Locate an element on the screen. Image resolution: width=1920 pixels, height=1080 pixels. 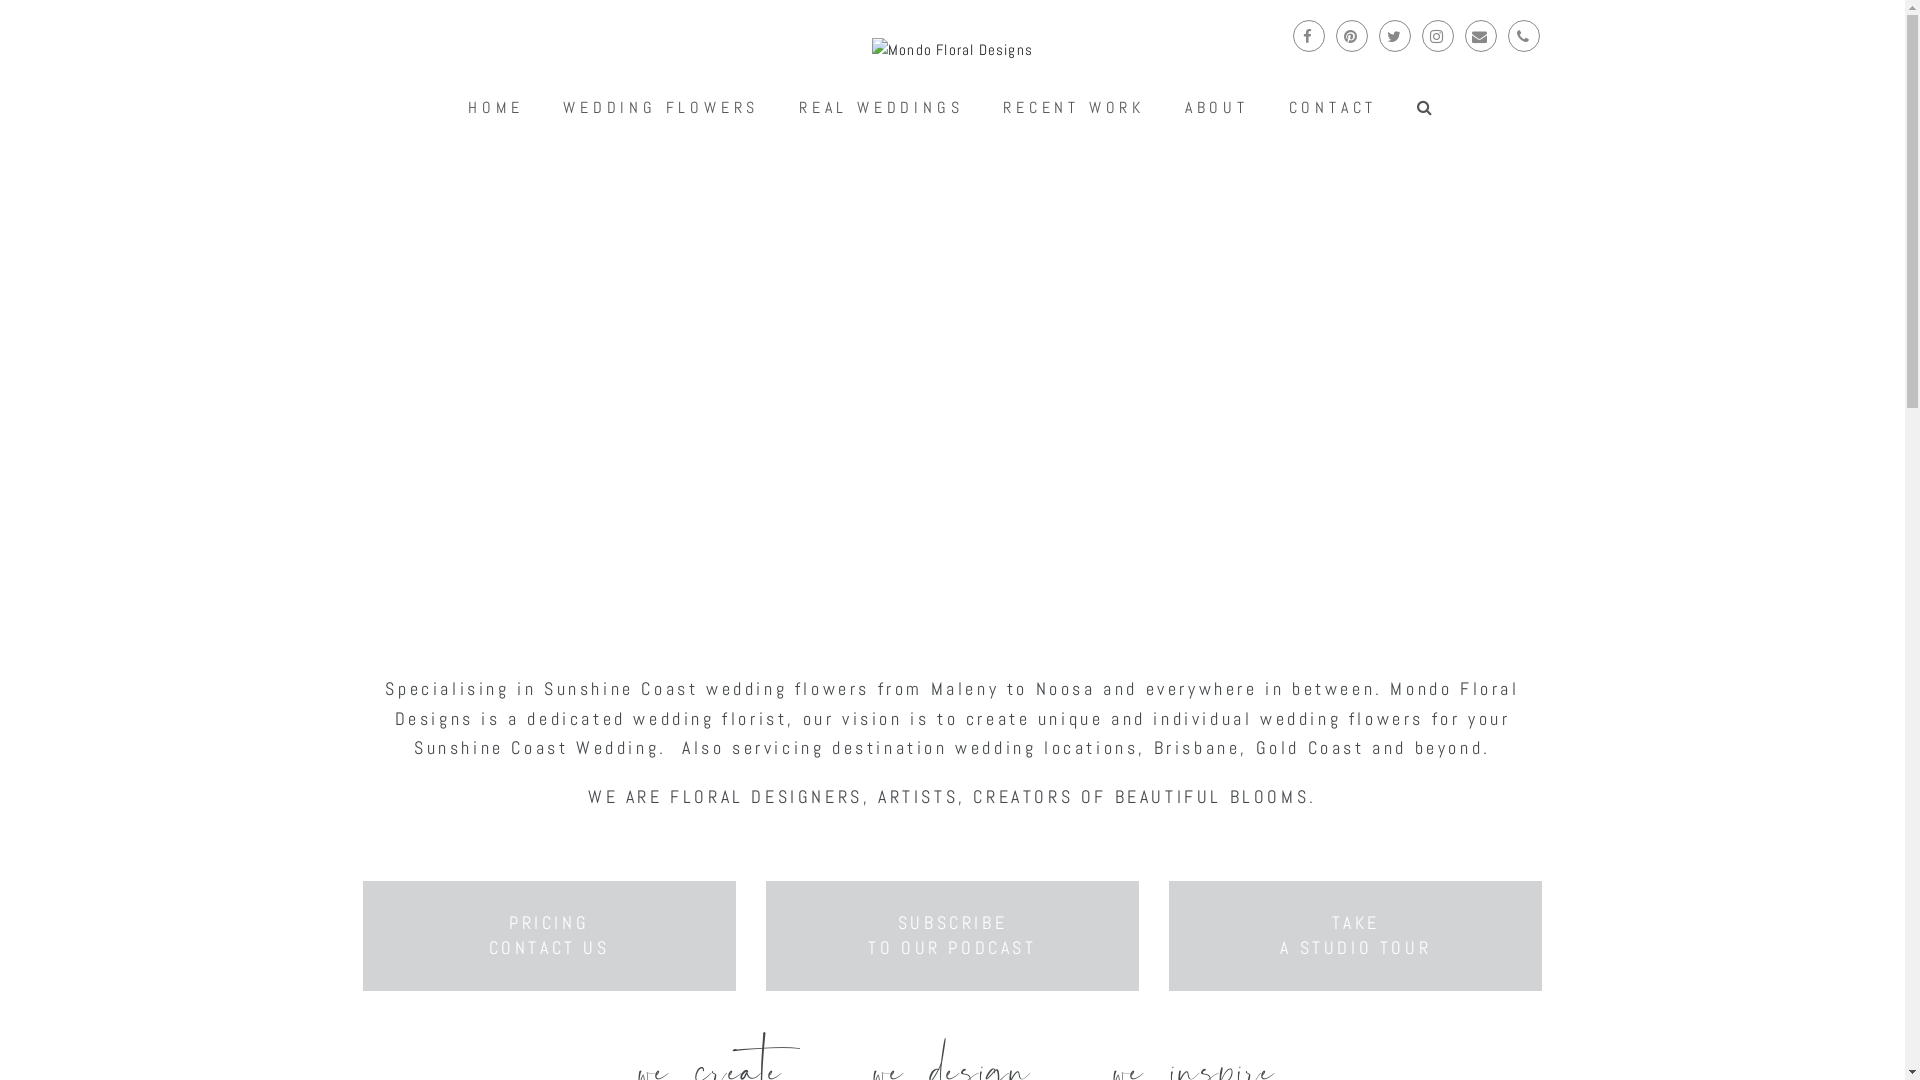
'Instagram' is located at coordinates (1437, 35).